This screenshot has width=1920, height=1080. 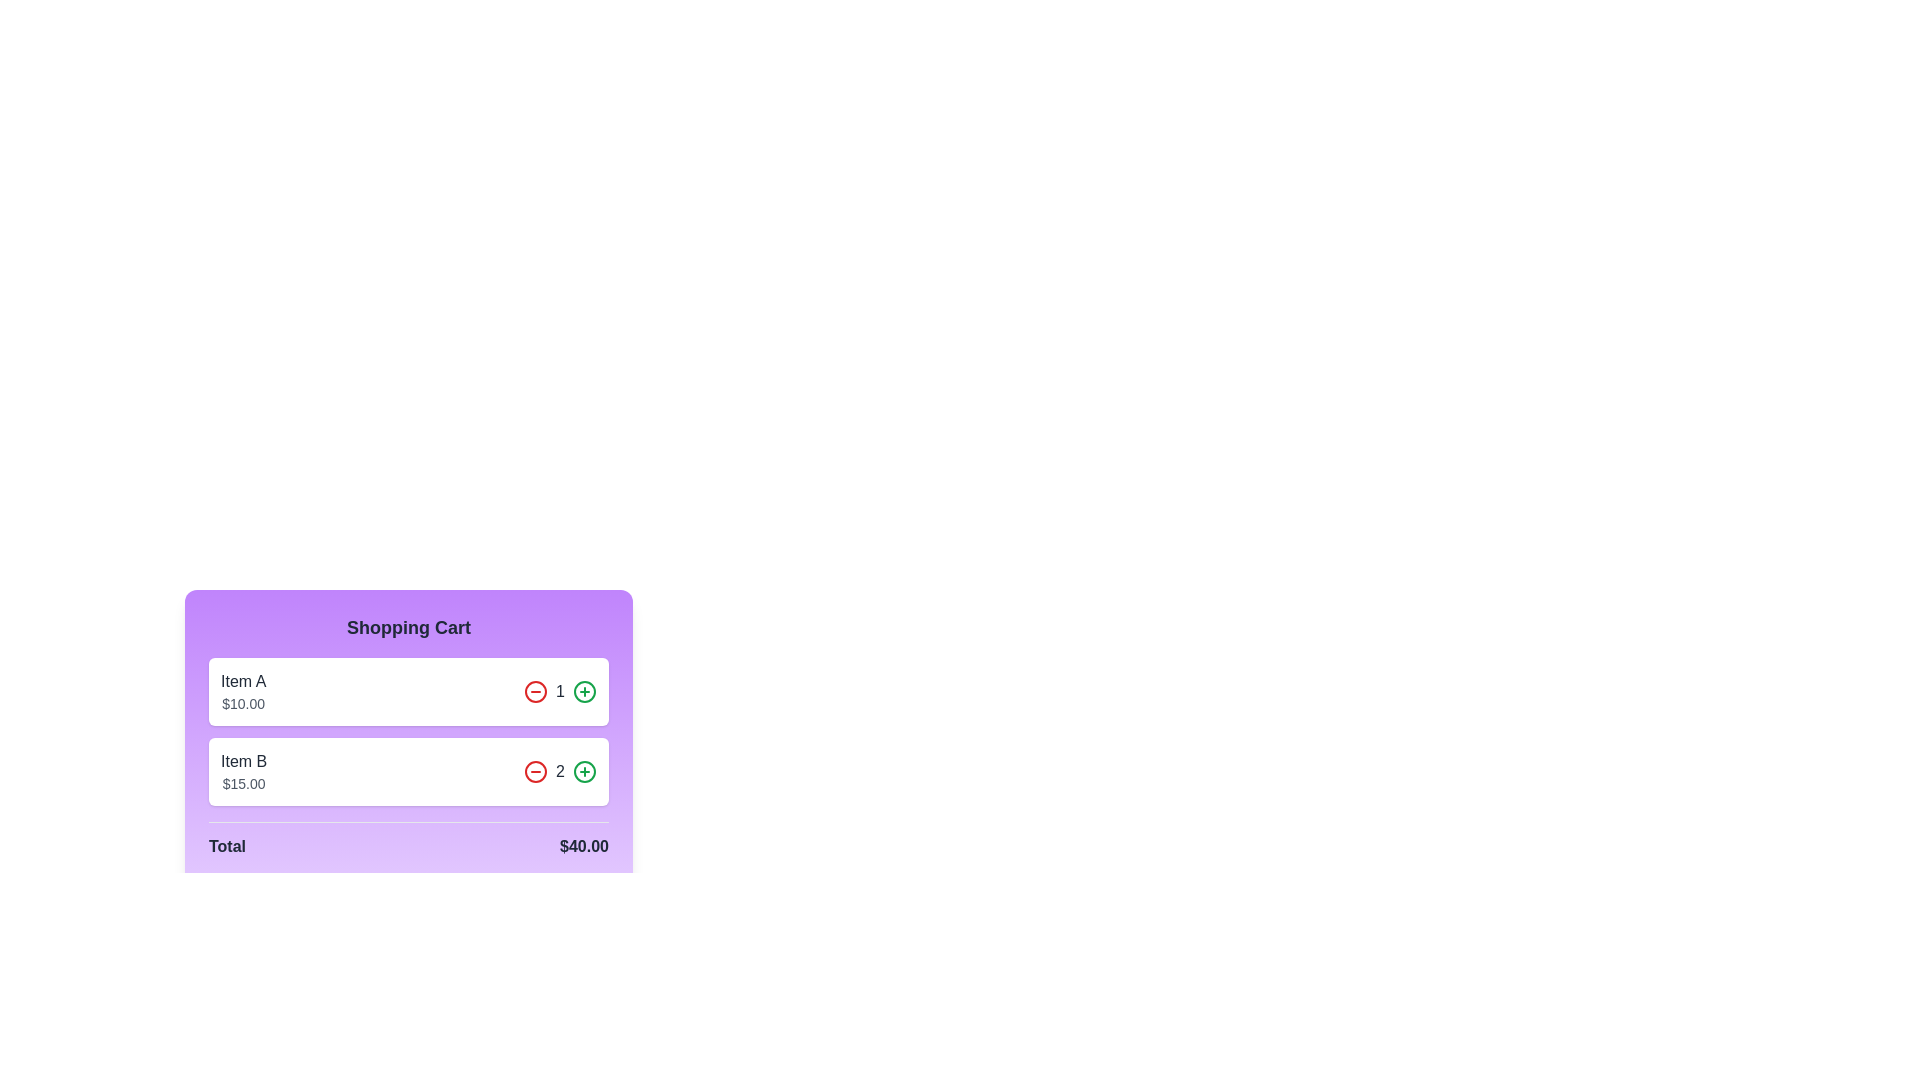 What do you see at coordinates (243, 770) in the screenshot?
I see `the Label displaying 'Item B' and its price '15.00' in the second row of the shopping cart interface` at bounding box center [243, 770].